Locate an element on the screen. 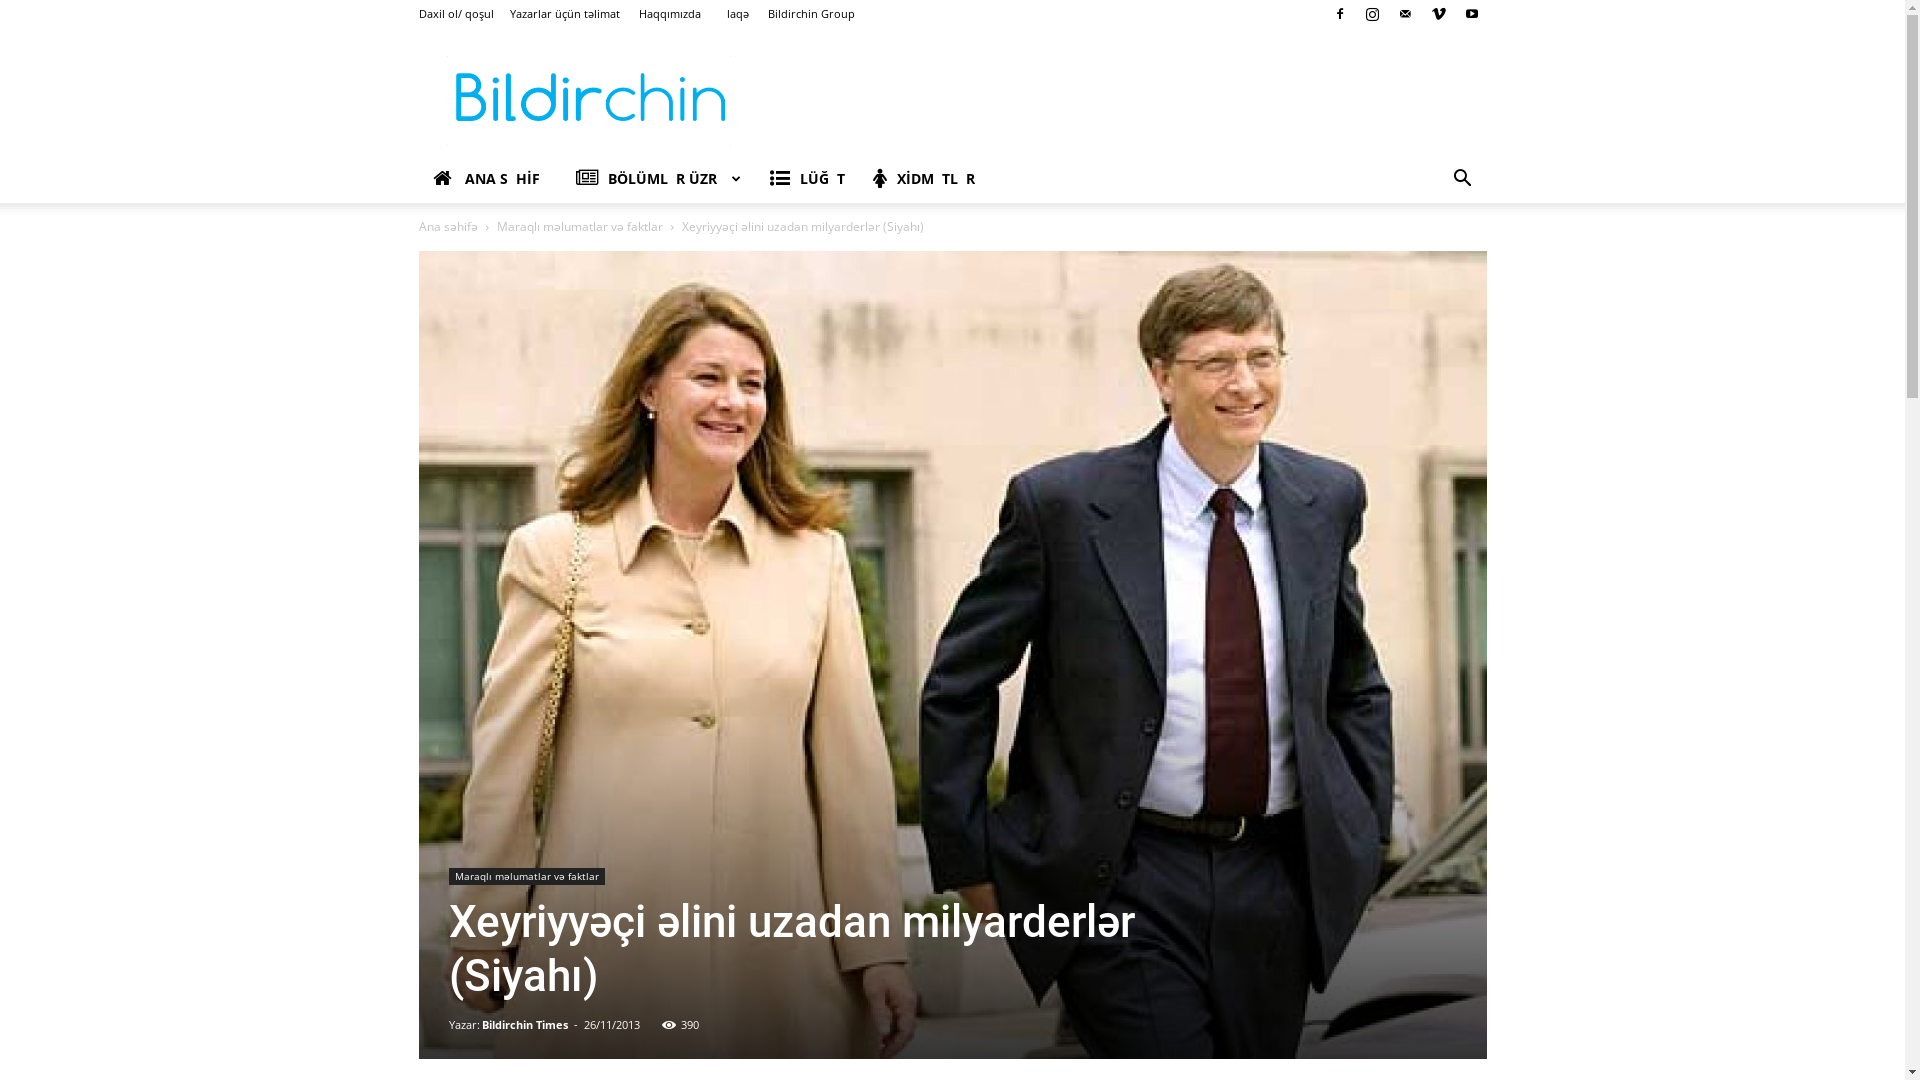  'Facebook' is located at coordinates (1324, 14).